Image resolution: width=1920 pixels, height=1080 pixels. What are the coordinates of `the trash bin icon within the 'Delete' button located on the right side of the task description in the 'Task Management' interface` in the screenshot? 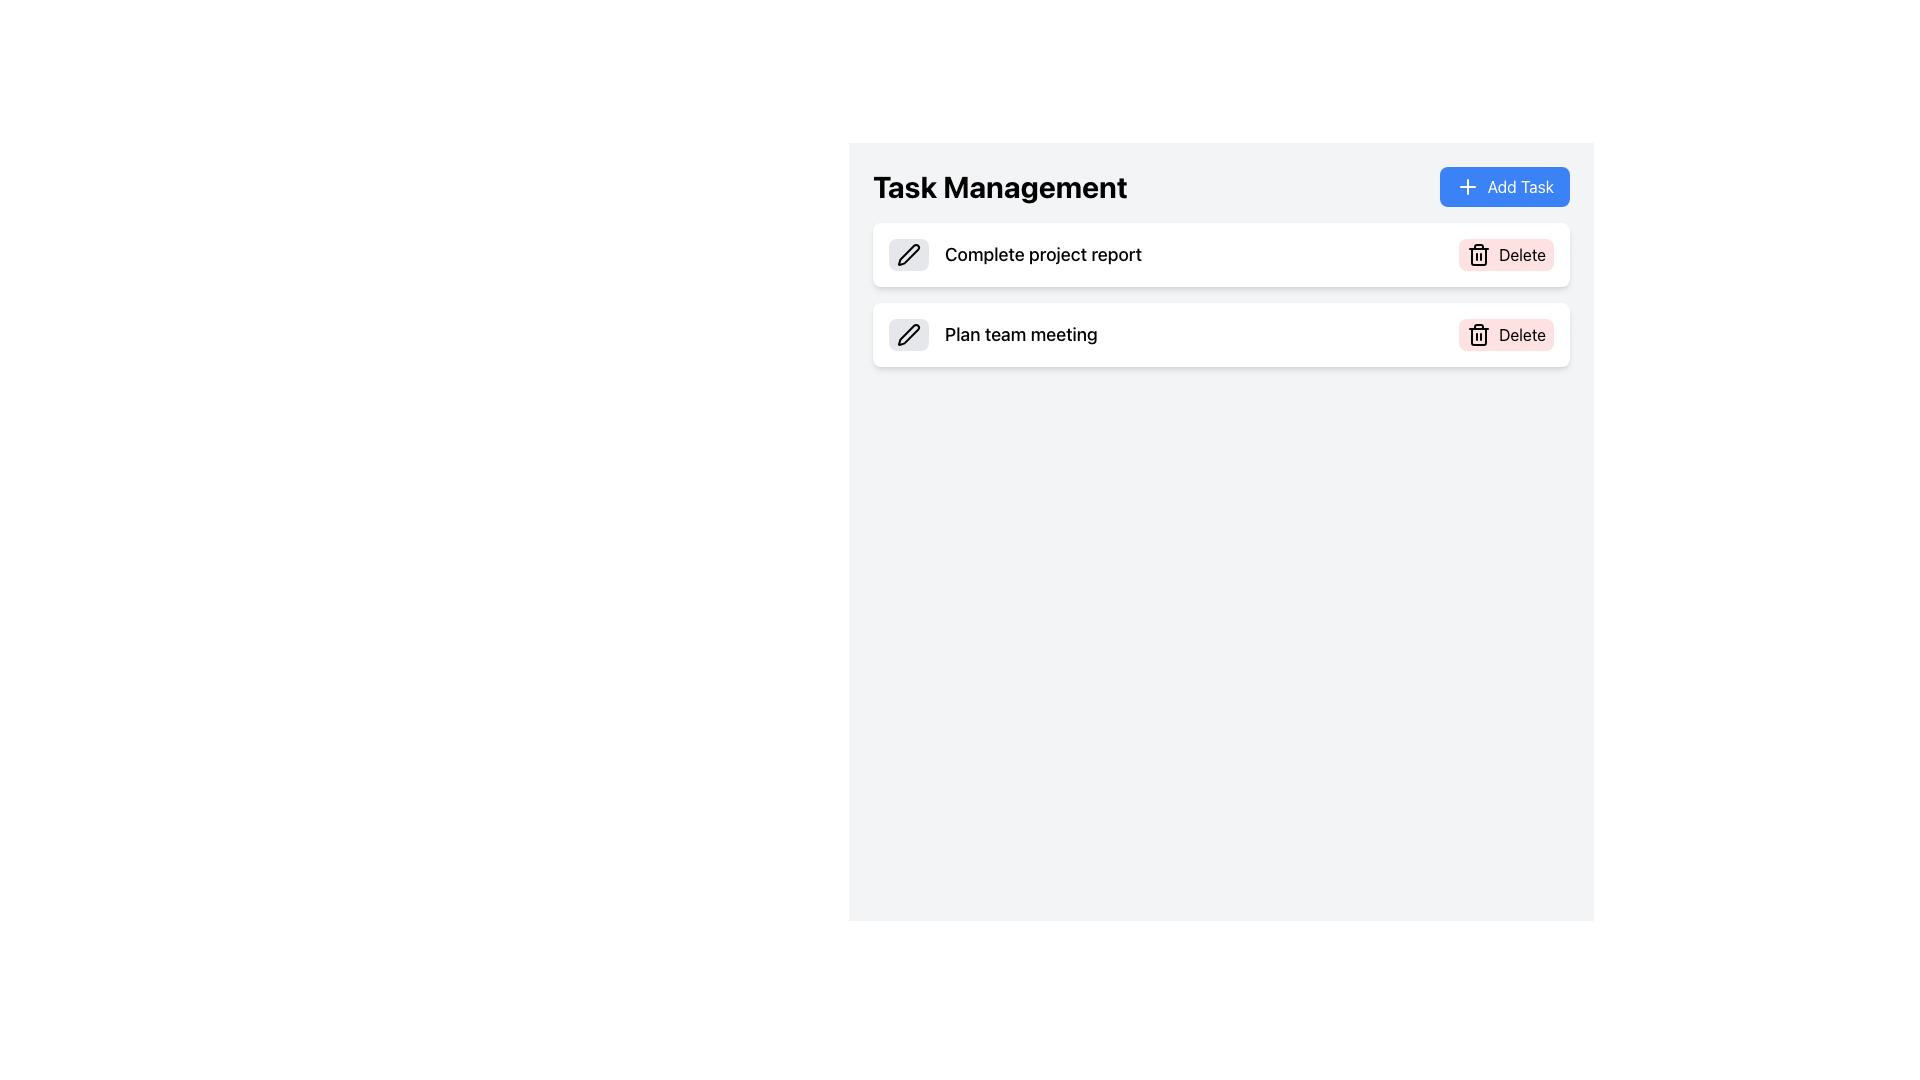 It's located at (1479, 334).